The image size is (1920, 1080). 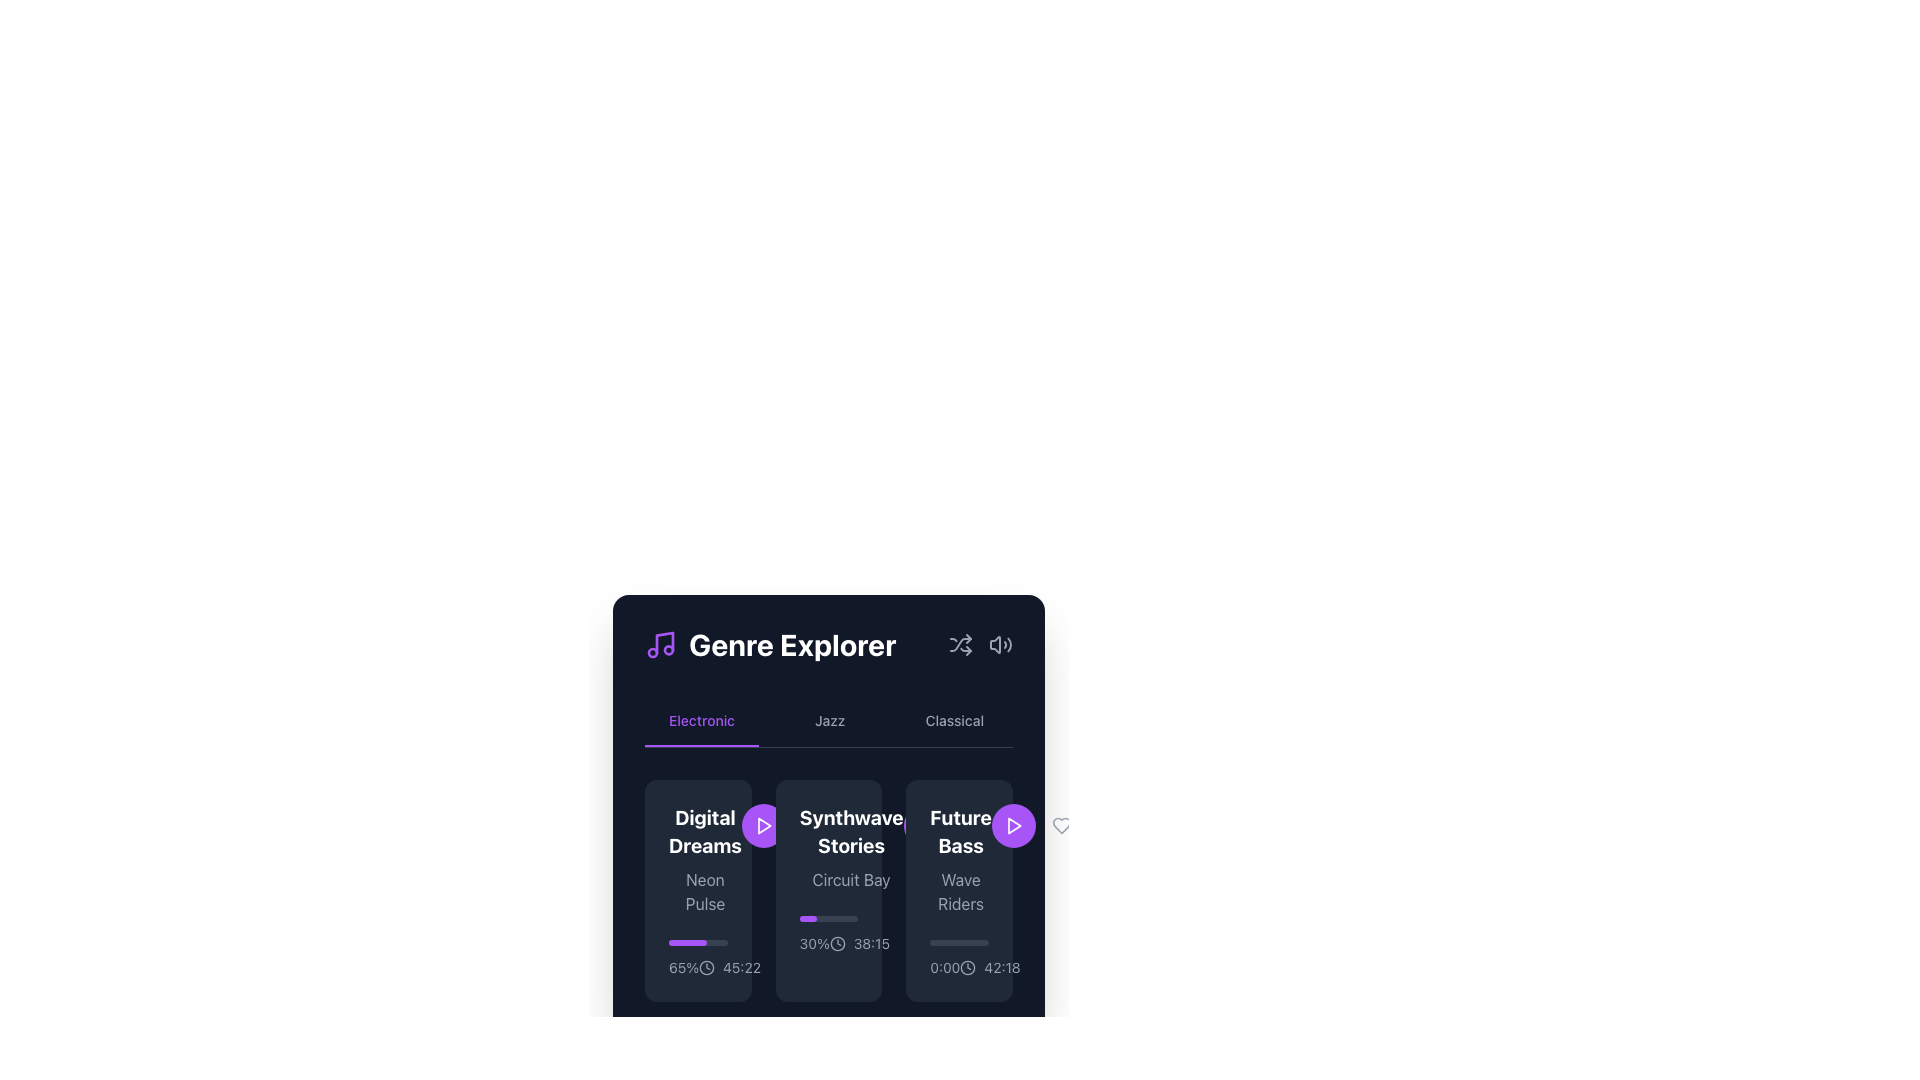 I want to click on the static text label that provides additional information related to the main title 'Digital Dreams', located directly beneath the title within the second section of the card, so click(x=705, y=890).